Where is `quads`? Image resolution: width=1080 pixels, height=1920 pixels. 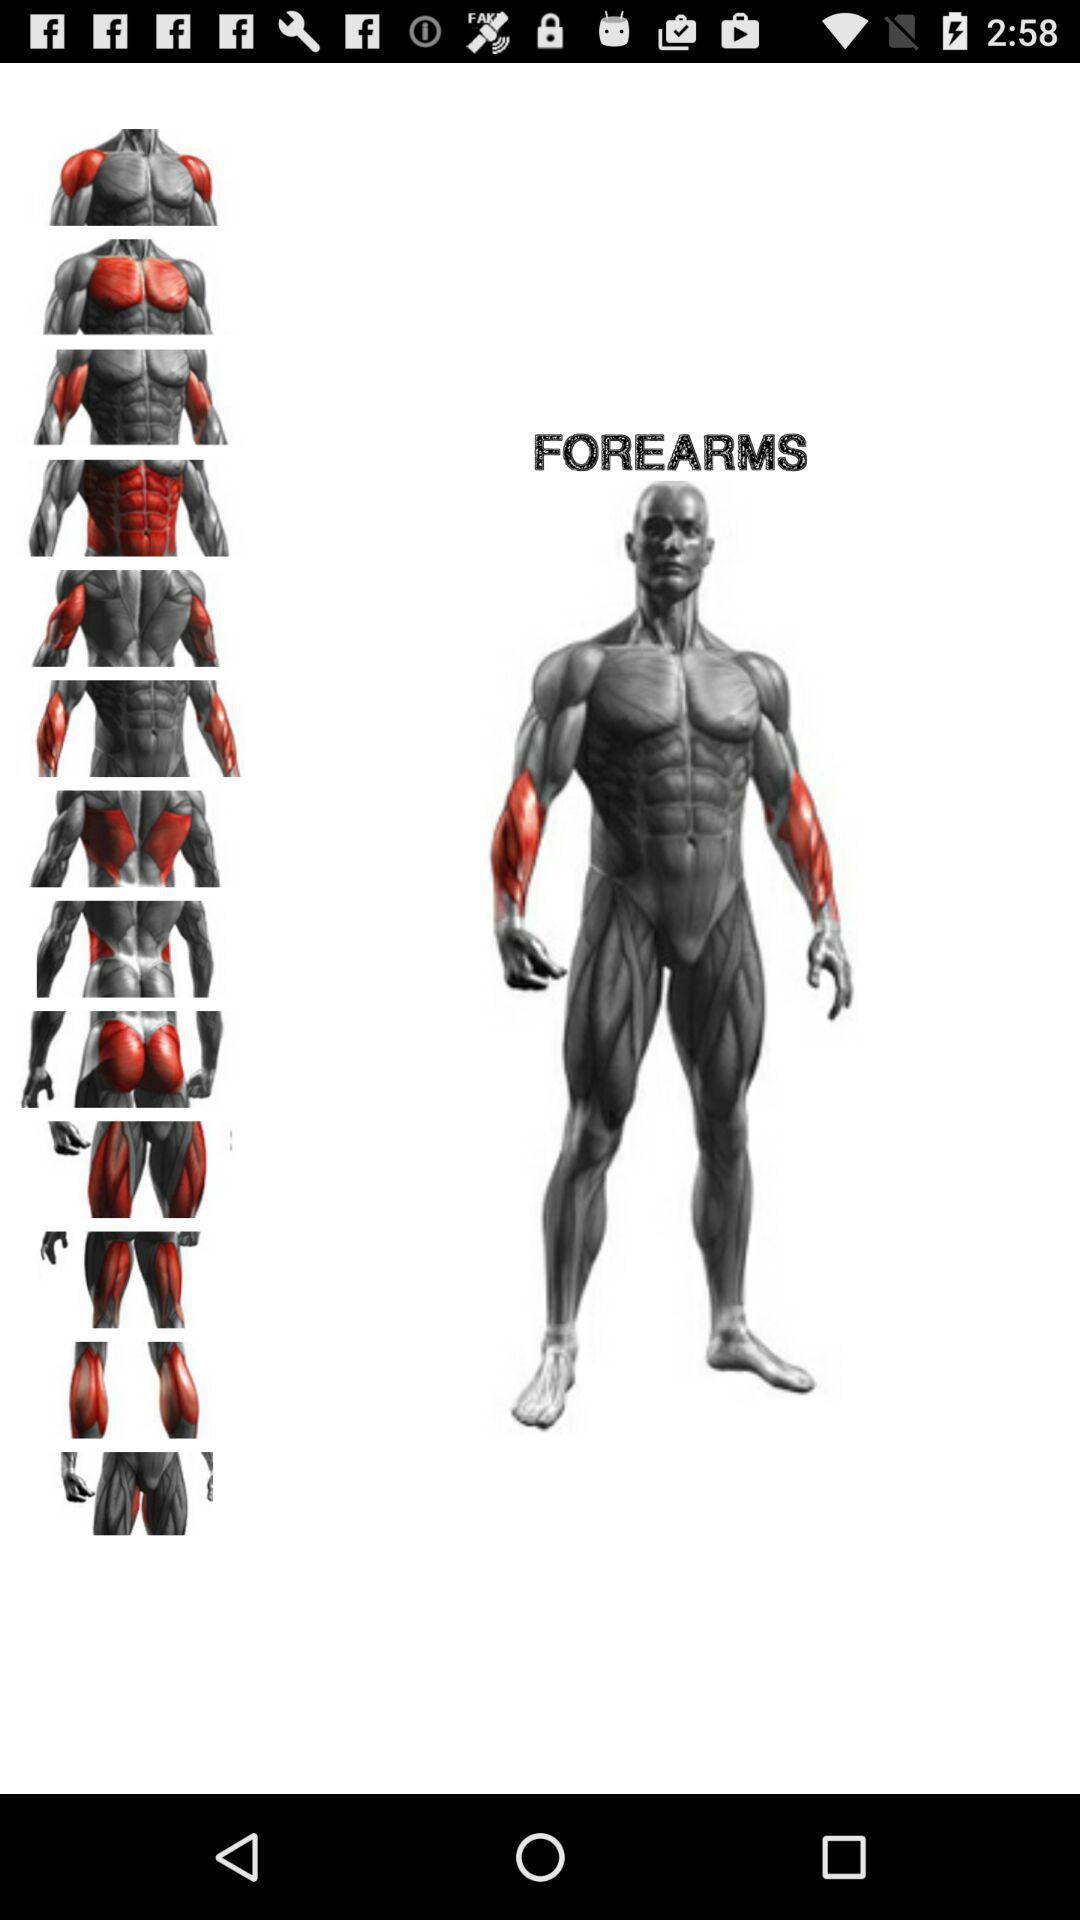 quads is located at coordinates (131, 1162).